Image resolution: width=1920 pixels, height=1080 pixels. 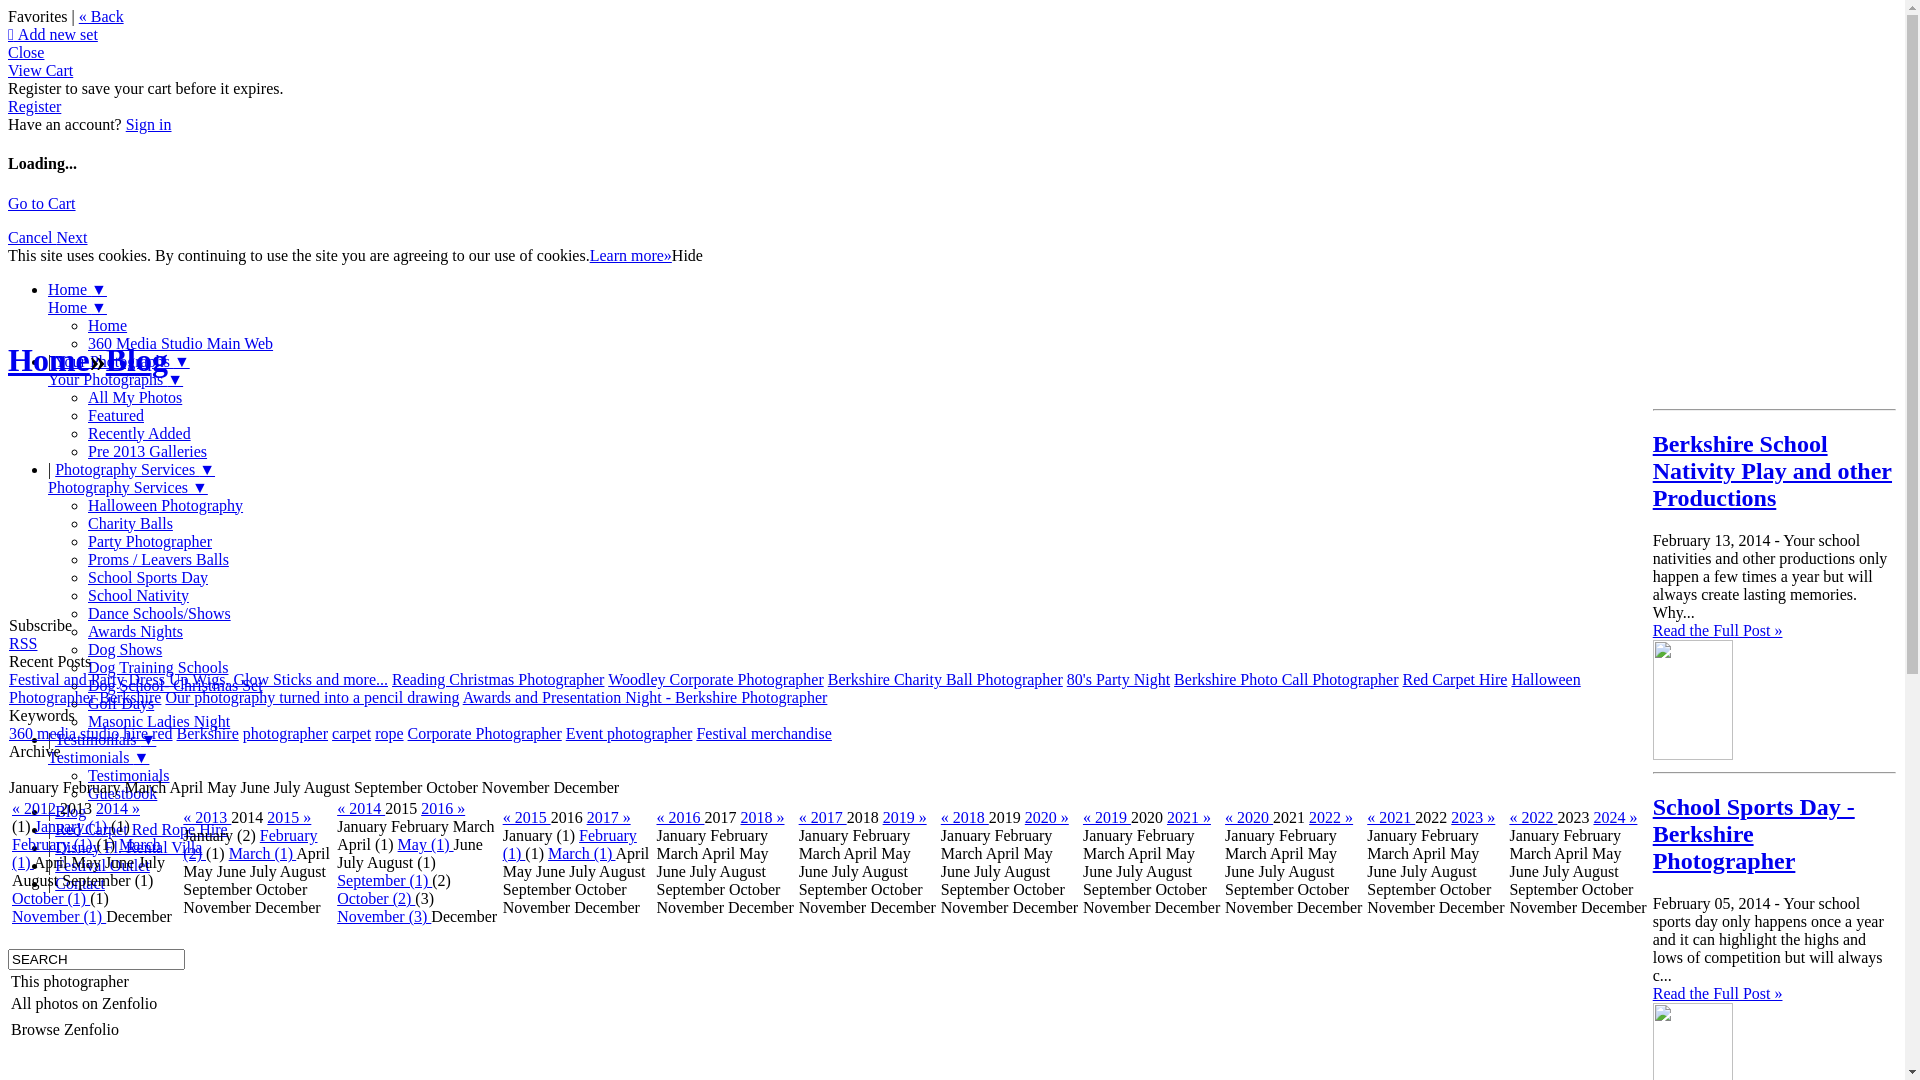 What do you see at coordinates (138, 432) in the screenshot?
I see `'Recently Added'` at bounding box center [138, 432].